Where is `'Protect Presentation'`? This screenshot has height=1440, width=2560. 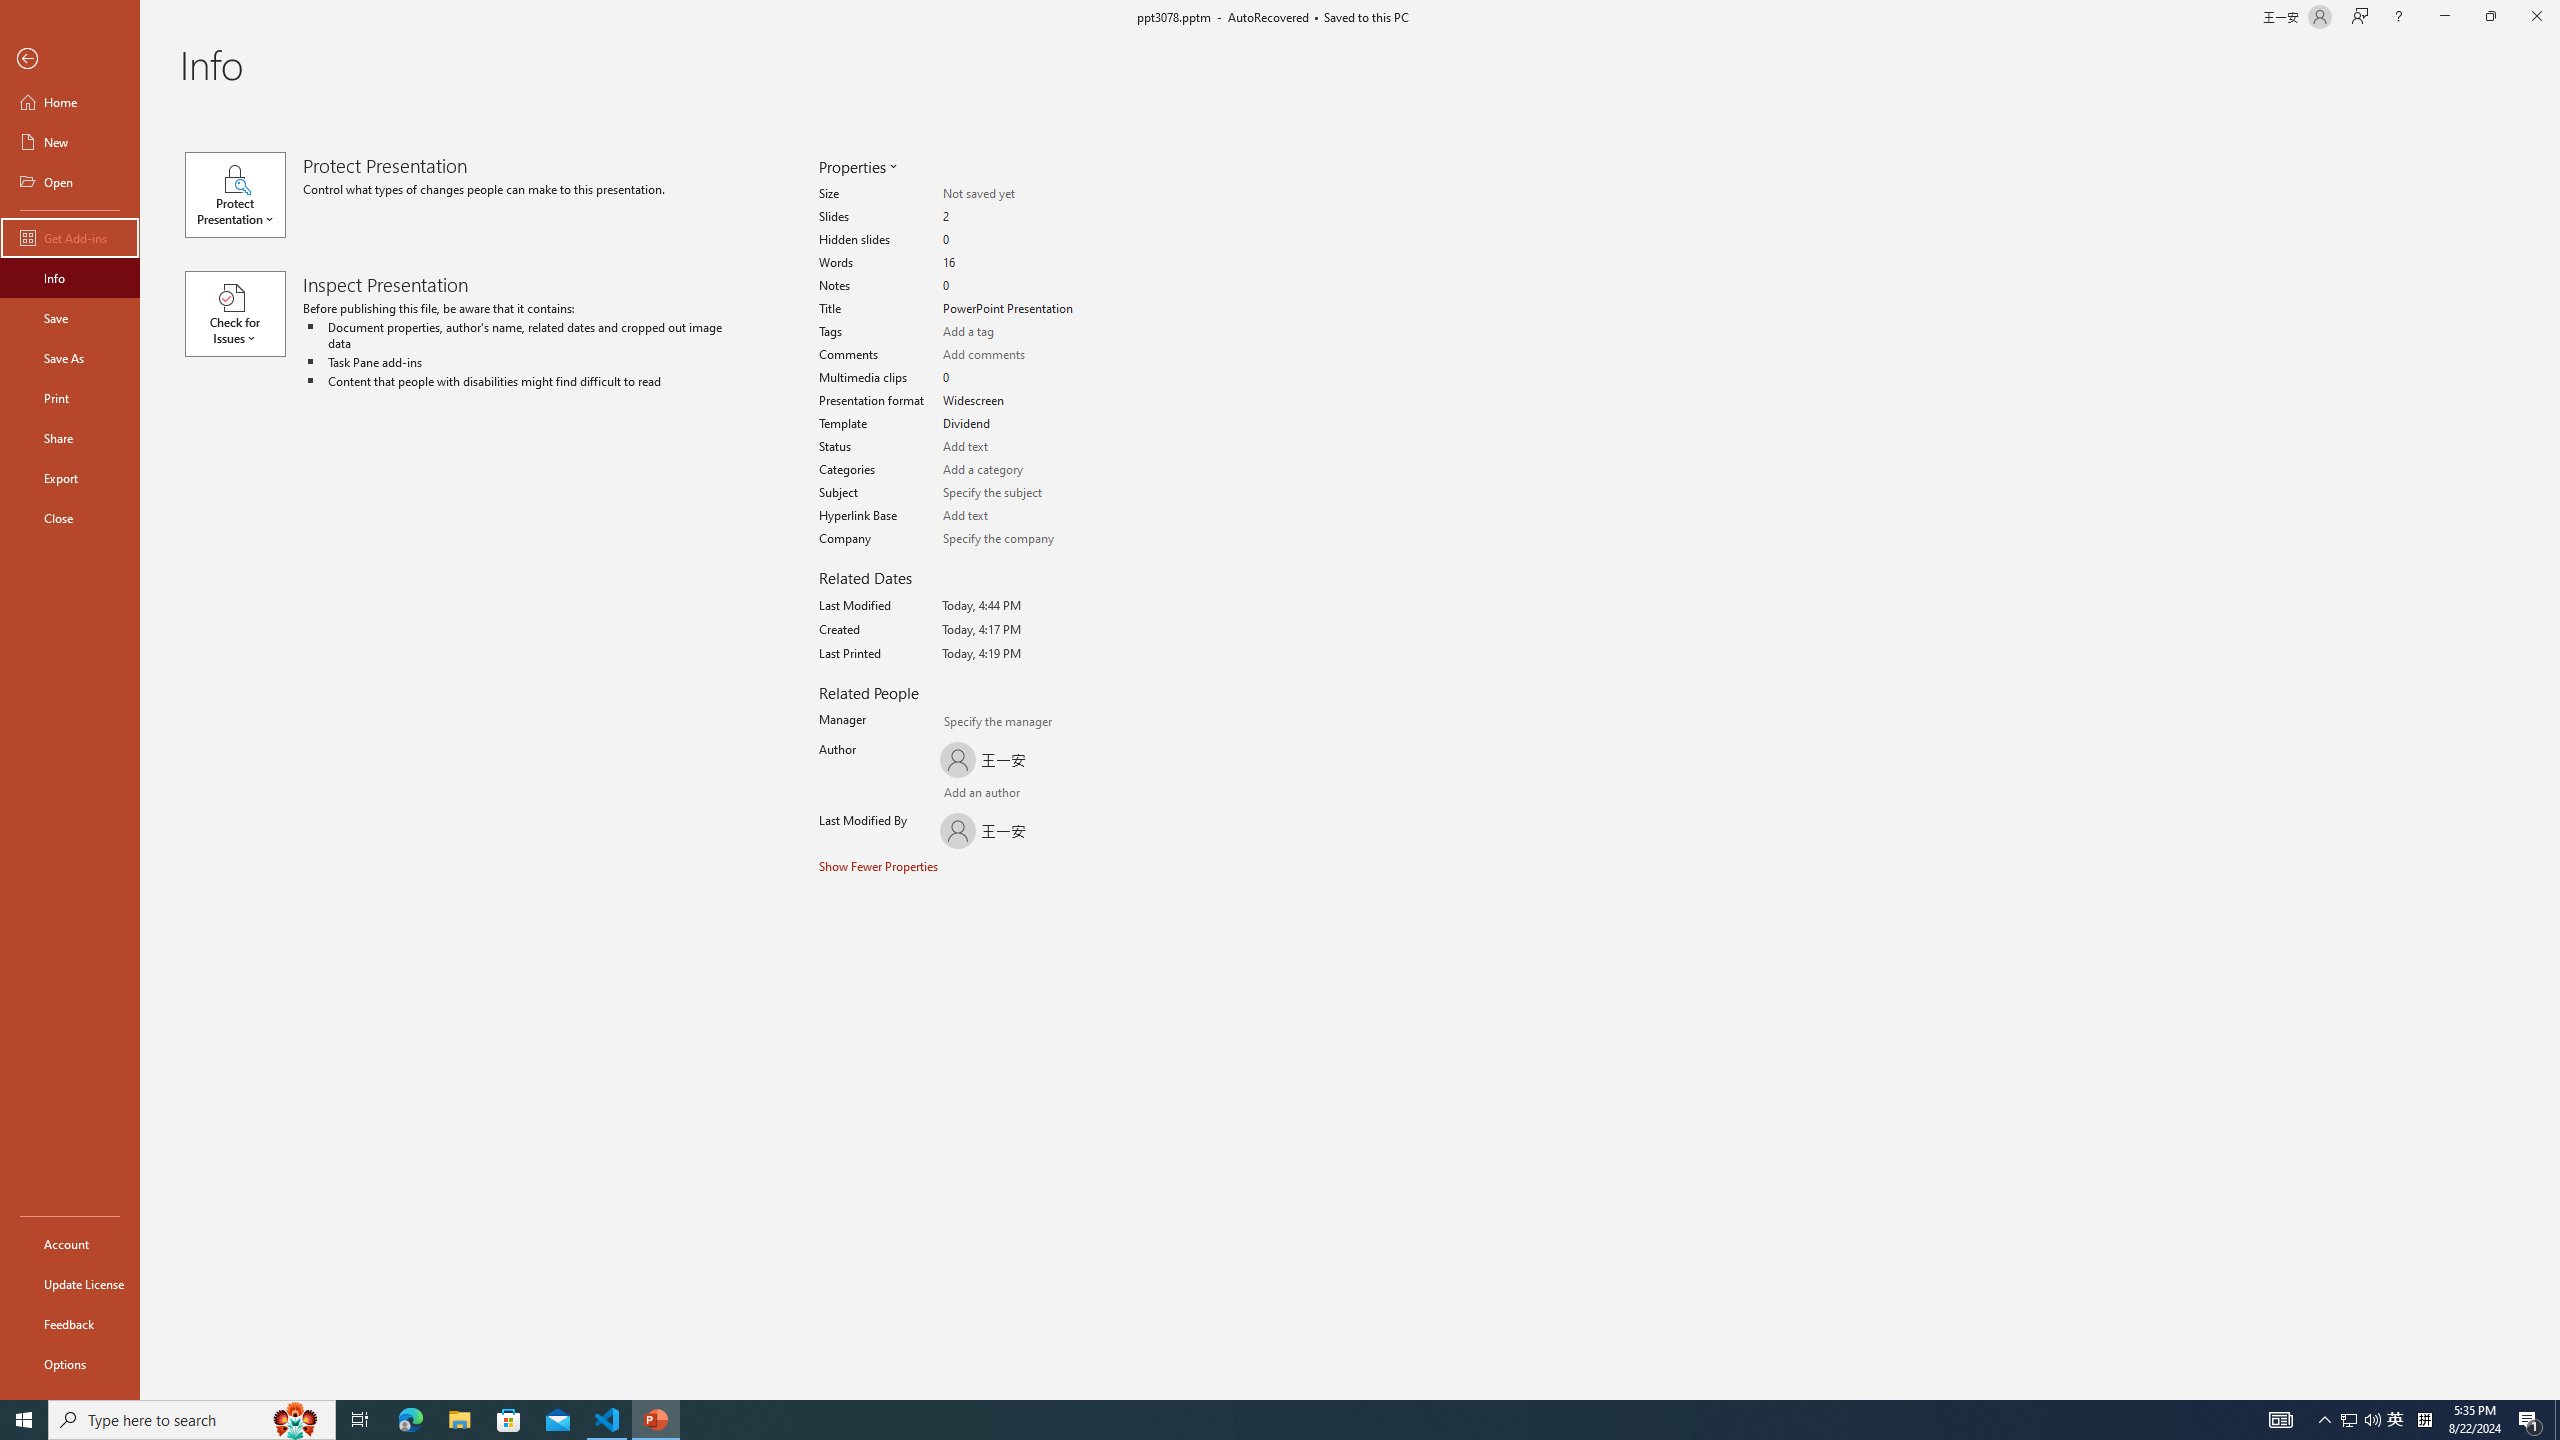 'Protect Presentation' is located at coordinates (242, 195).